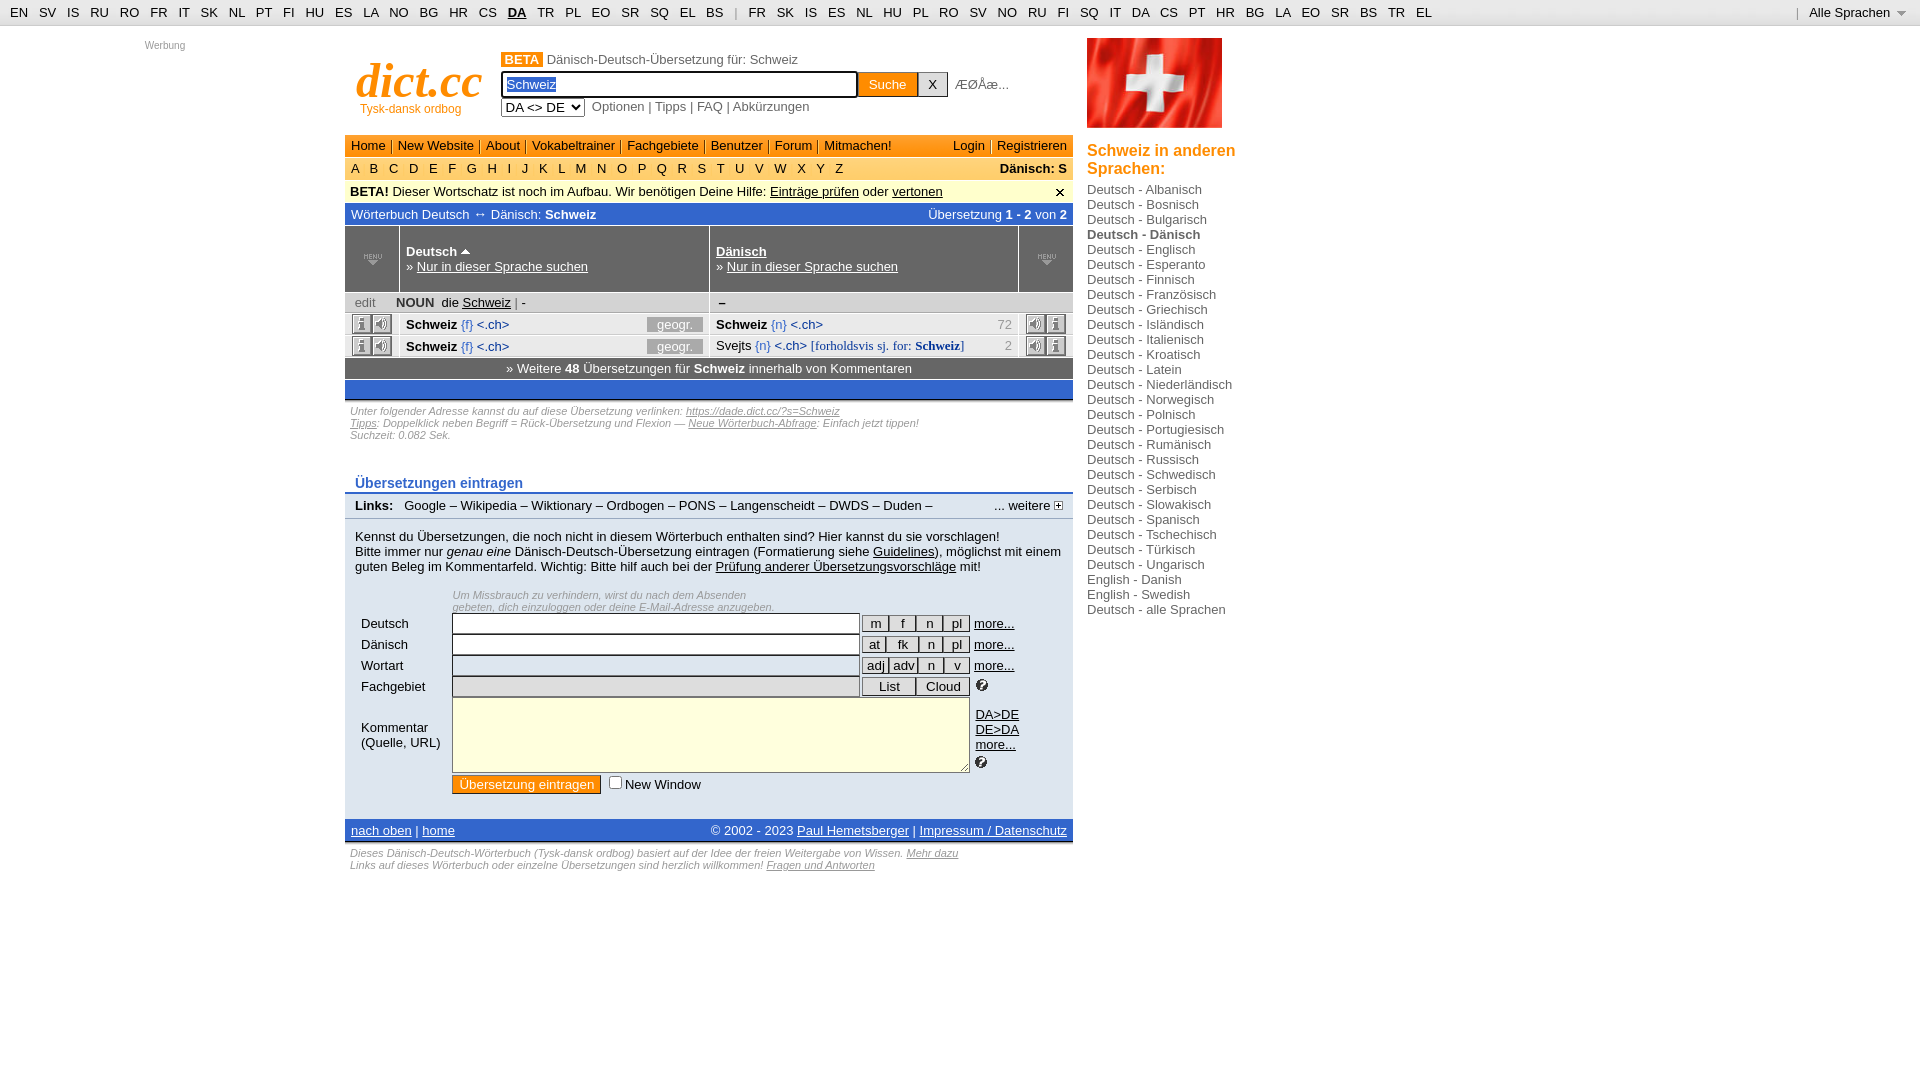 The width and height of the screenshot is (1920, 1080). What do you see at coordinates (901, 622) in the screenshot?
I see `'die - weiblich (Femininum)'` at bounding box center [901, 622].